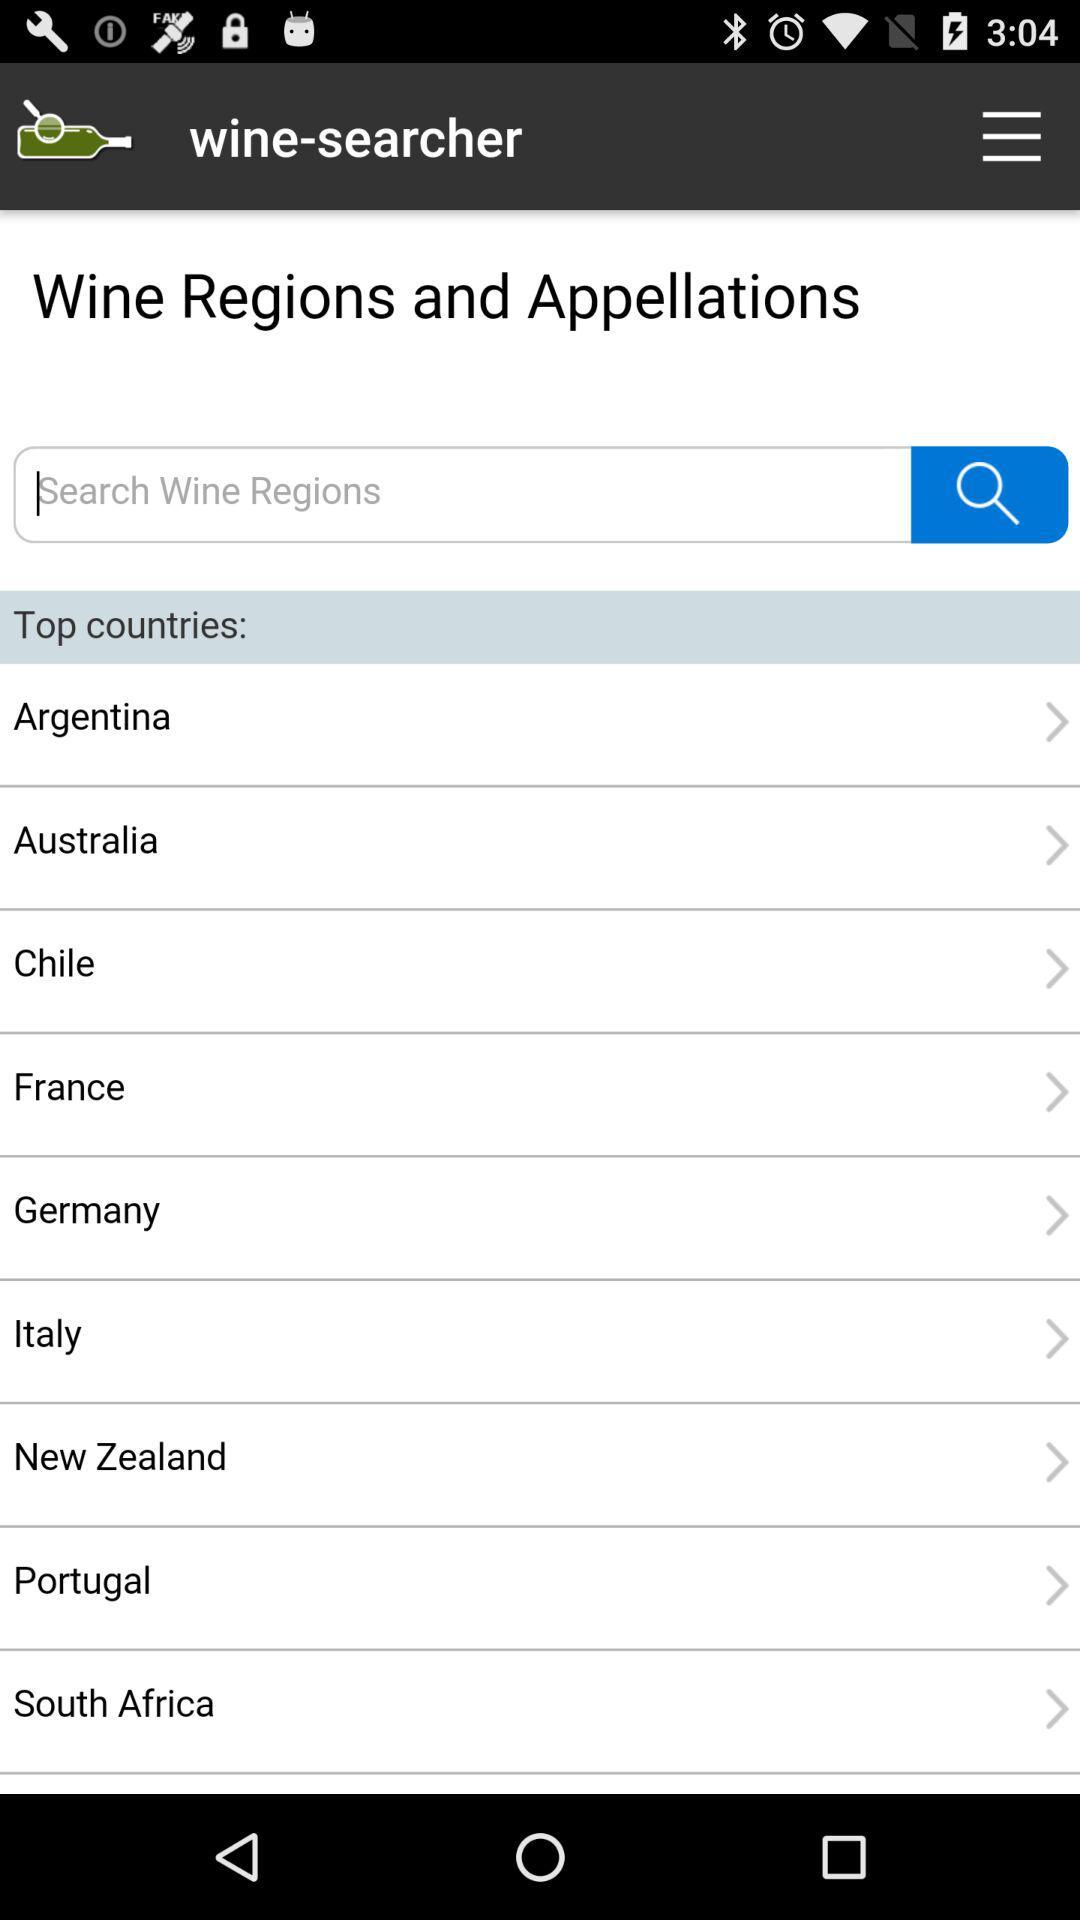 The height and width of the screenshot is (1920, 1080). I want to click on search wine regions, so click(540, 1002).